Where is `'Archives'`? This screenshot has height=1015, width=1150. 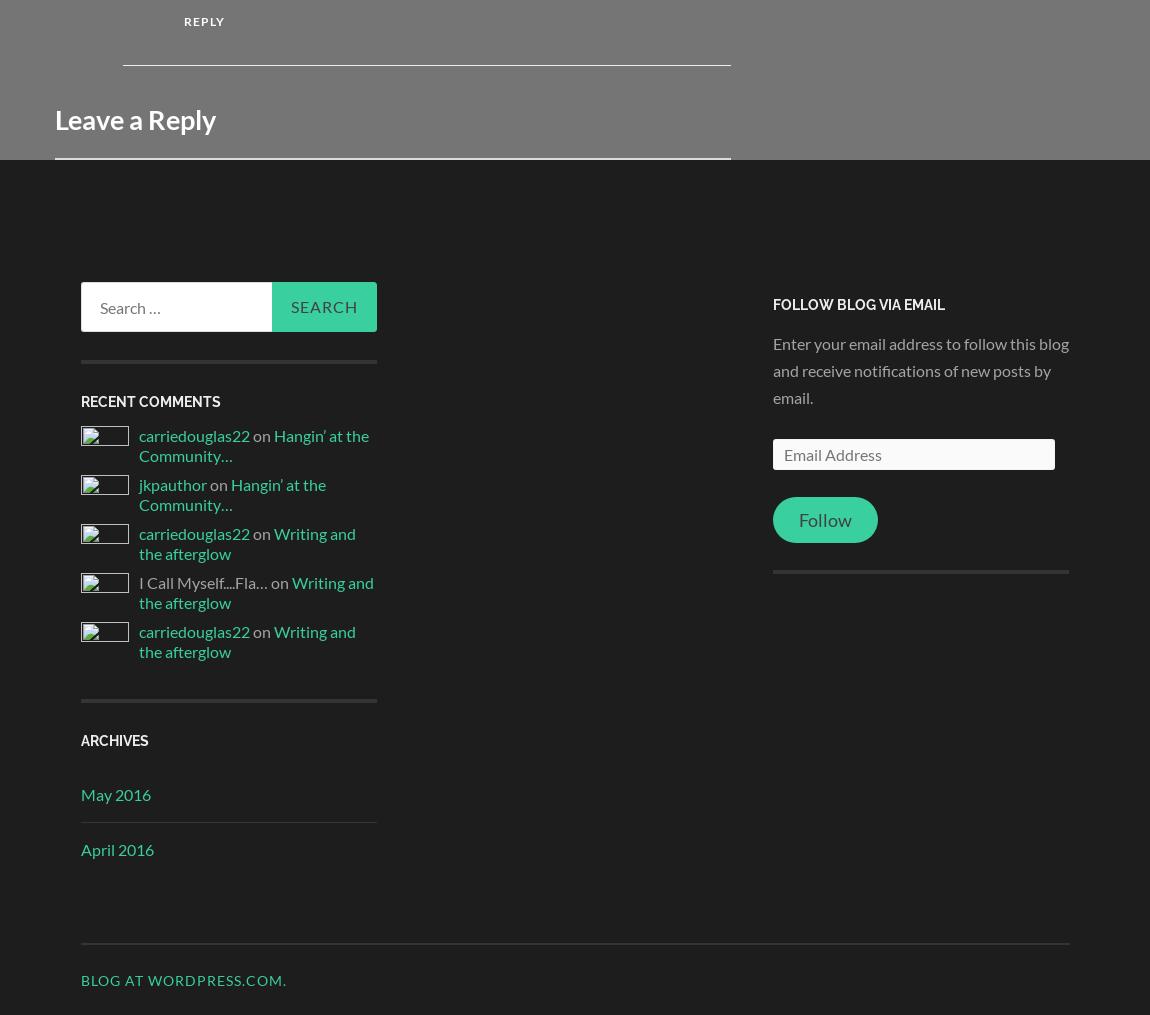
'Archives' is located at coordinates (112, 739).